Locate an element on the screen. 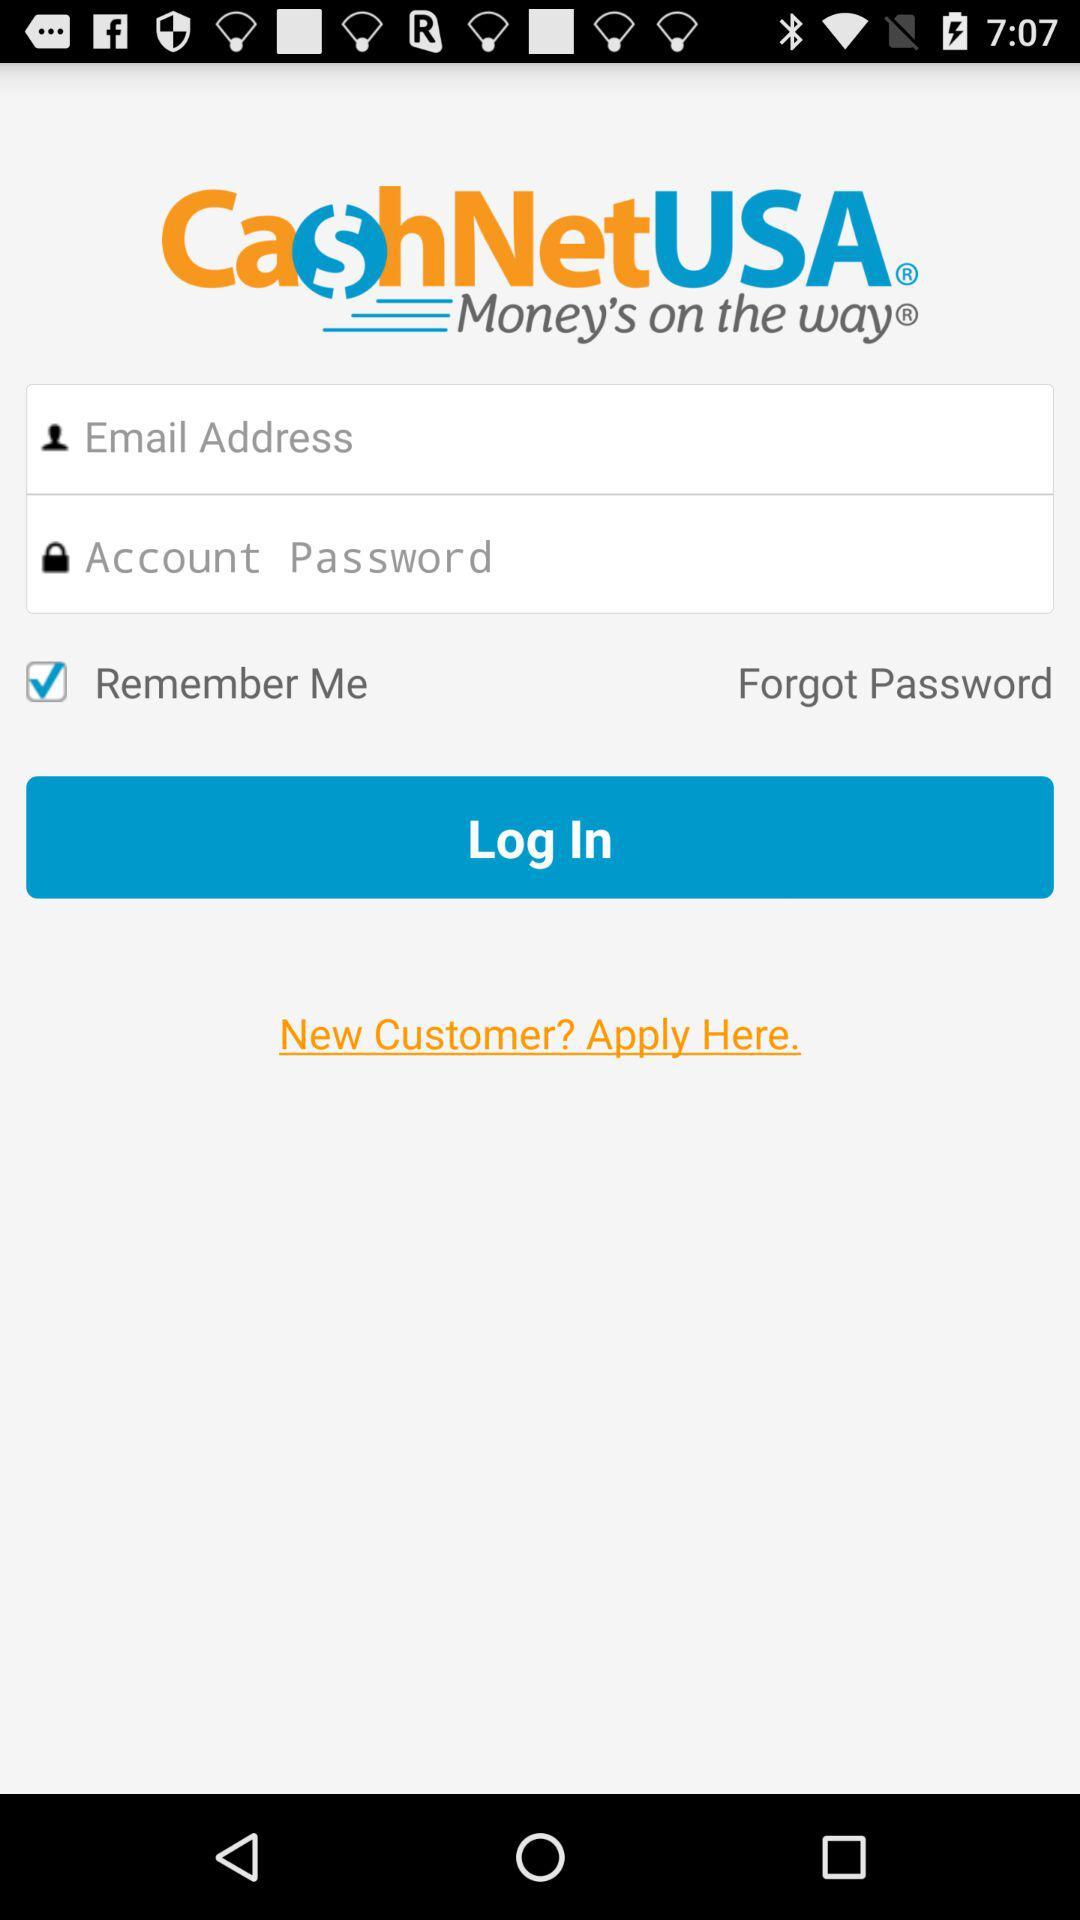 The height and width of the screenshot is (1920, 1080). the new customer apply item is located at coordinates (540, 1012).